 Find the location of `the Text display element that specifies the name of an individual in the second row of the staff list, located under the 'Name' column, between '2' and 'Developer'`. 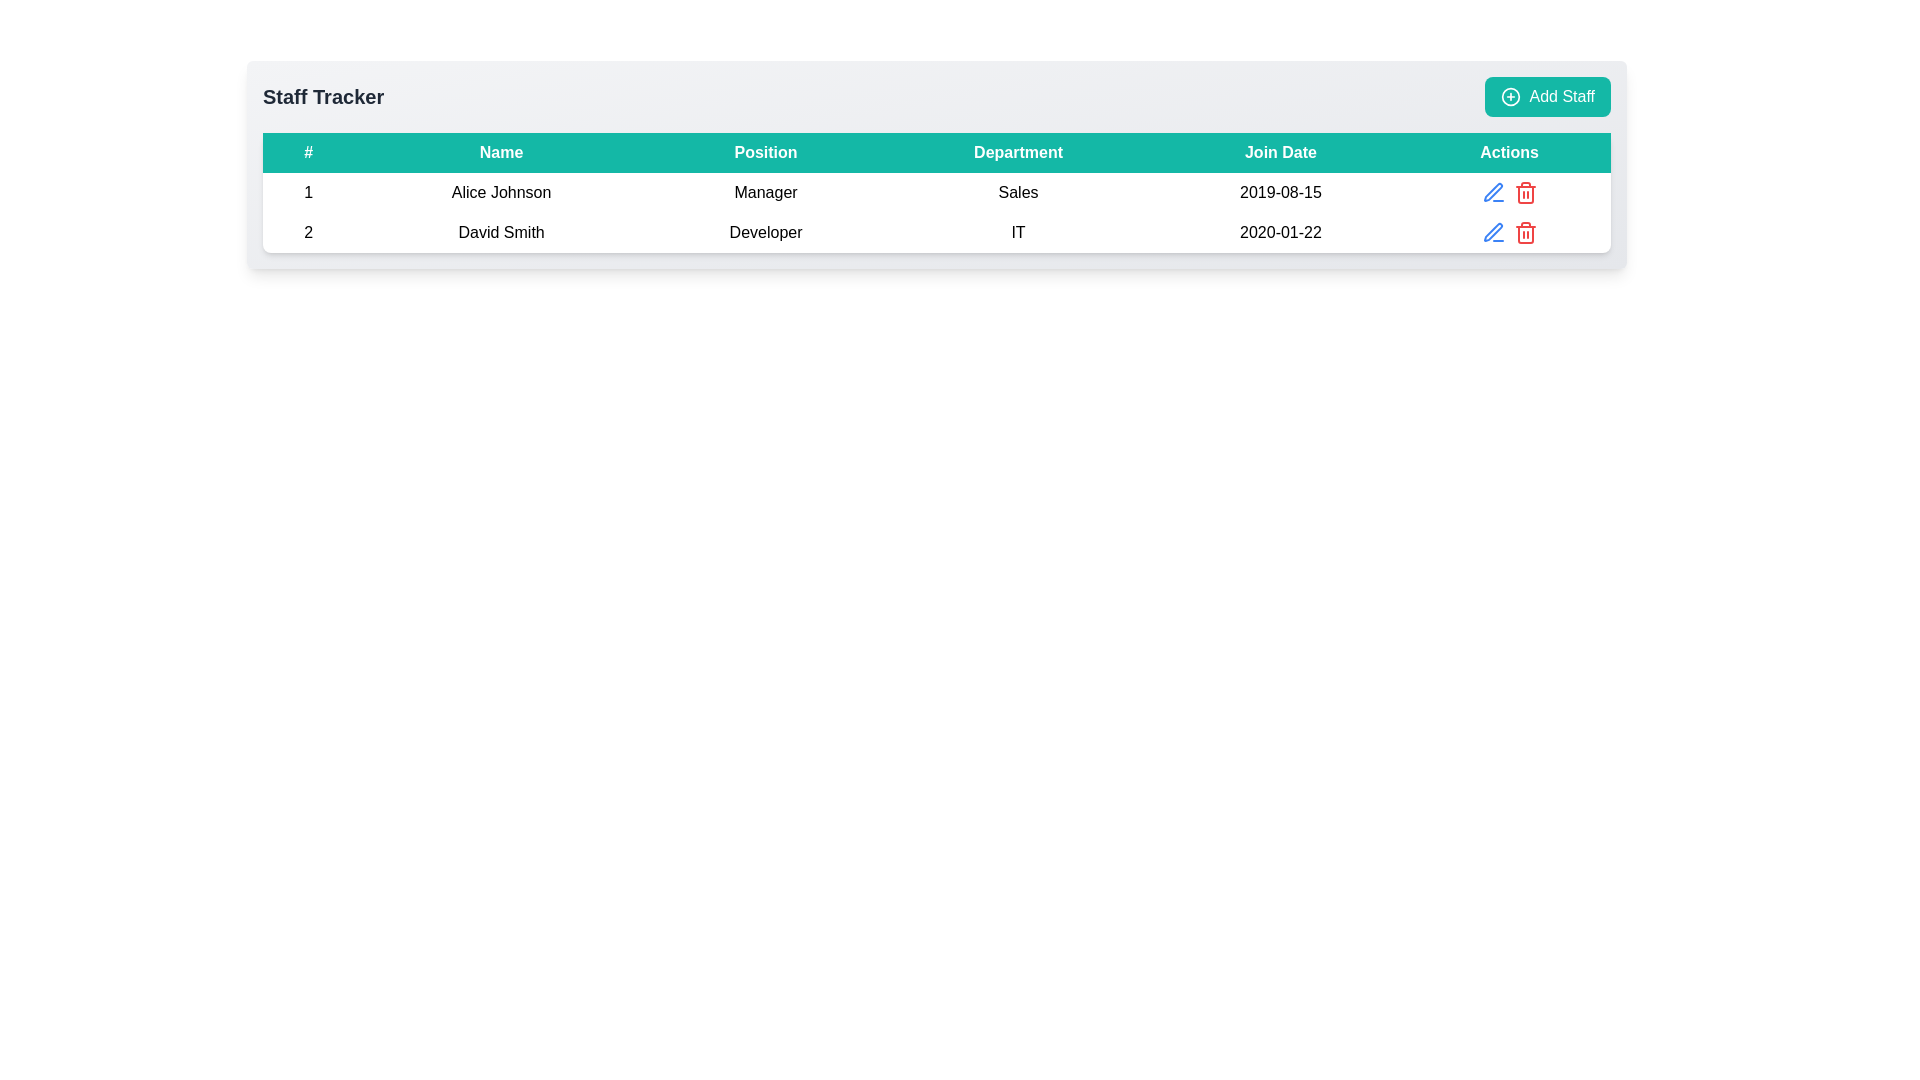

the Text display element that specifies the name of an individual in the second row of the staff list, located under the 'Name' column, between '2' and 'Developer' is located at coordinates (501, 231).